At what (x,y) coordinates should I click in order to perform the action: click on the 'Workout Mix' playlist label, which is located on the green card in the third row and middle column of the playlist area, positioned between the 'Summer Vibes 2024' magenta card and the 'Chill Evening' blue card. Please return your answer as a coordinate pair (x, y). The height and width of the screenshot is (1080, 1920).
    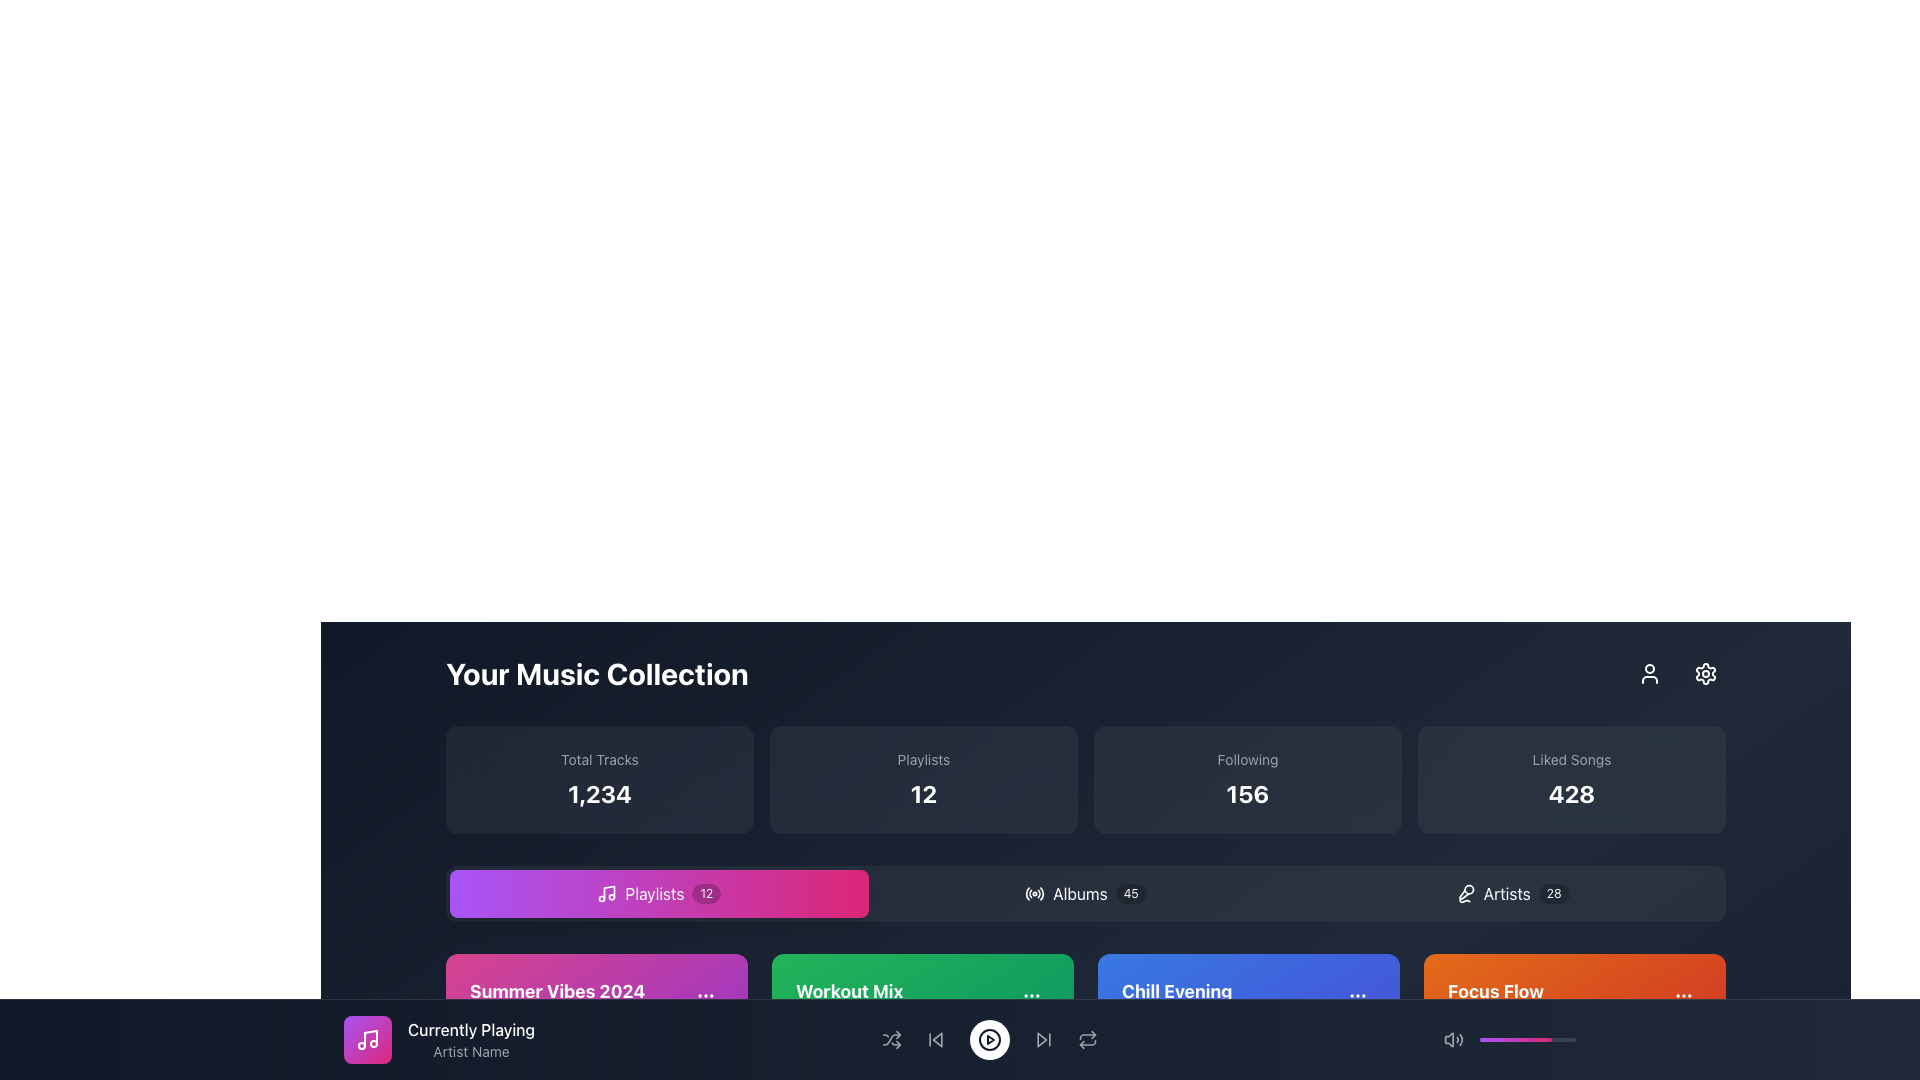
    Looking at the image, I should click on (849, 1003).